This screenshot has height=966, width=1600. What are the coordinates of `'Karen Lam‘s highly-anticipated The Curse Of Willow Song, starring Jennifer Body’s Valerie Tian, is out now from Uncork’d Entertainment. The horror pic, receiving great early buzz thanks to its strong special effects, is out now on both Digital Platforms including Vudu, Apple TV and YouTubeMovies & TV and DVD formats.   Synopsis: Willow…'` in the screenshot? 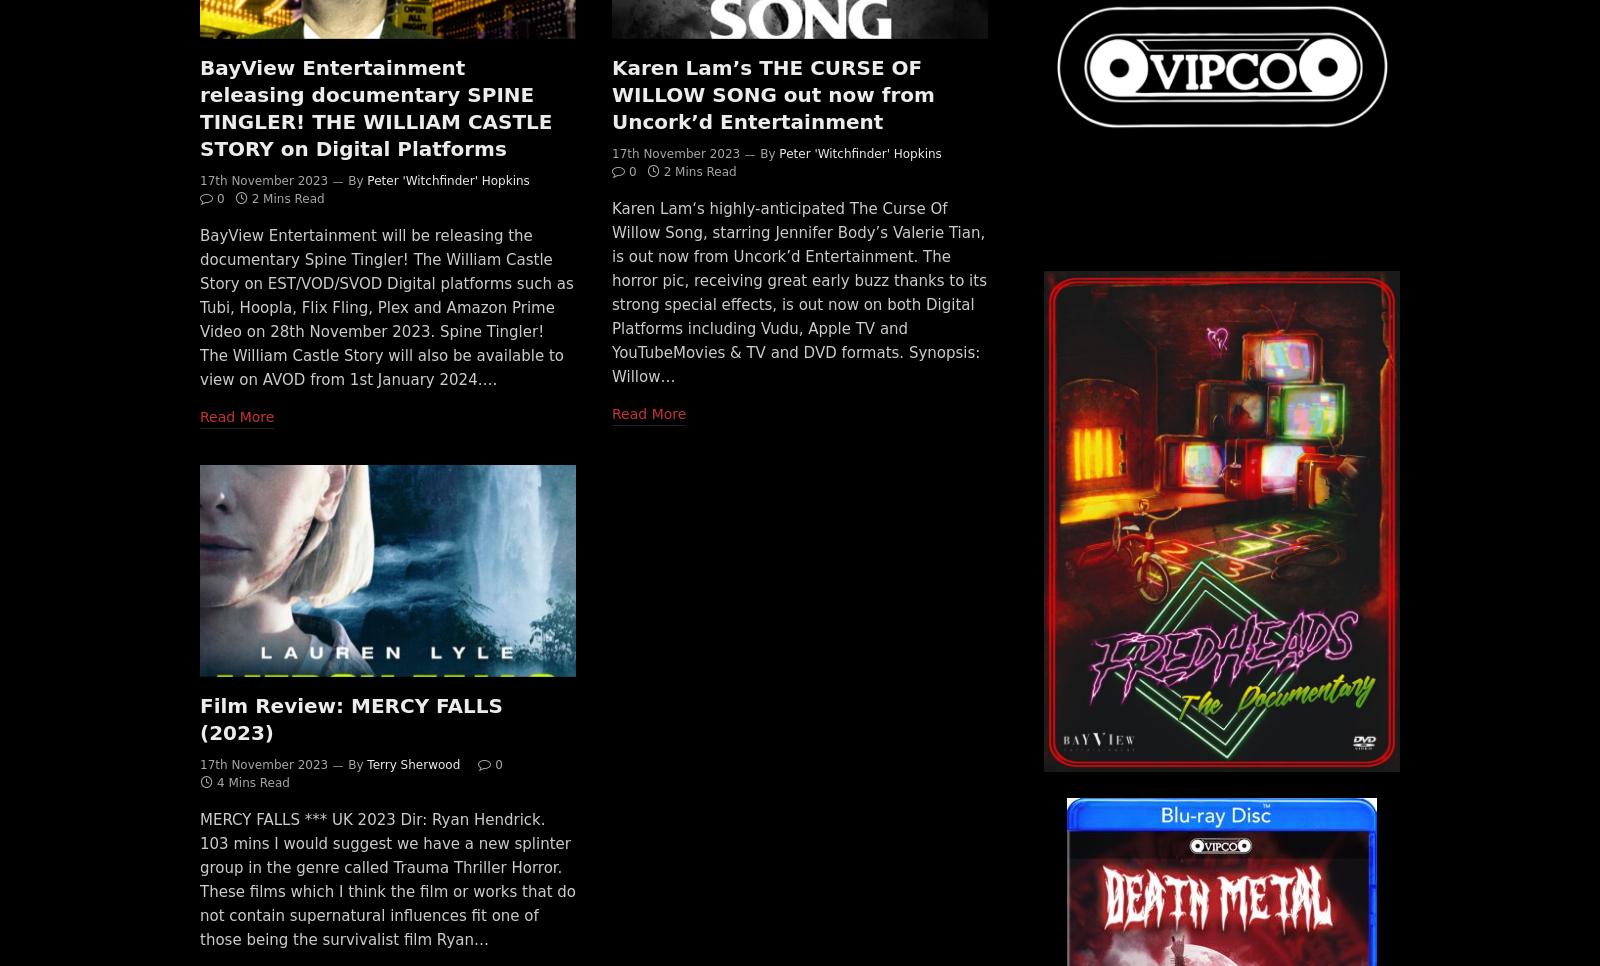 It's located at (799, 291).